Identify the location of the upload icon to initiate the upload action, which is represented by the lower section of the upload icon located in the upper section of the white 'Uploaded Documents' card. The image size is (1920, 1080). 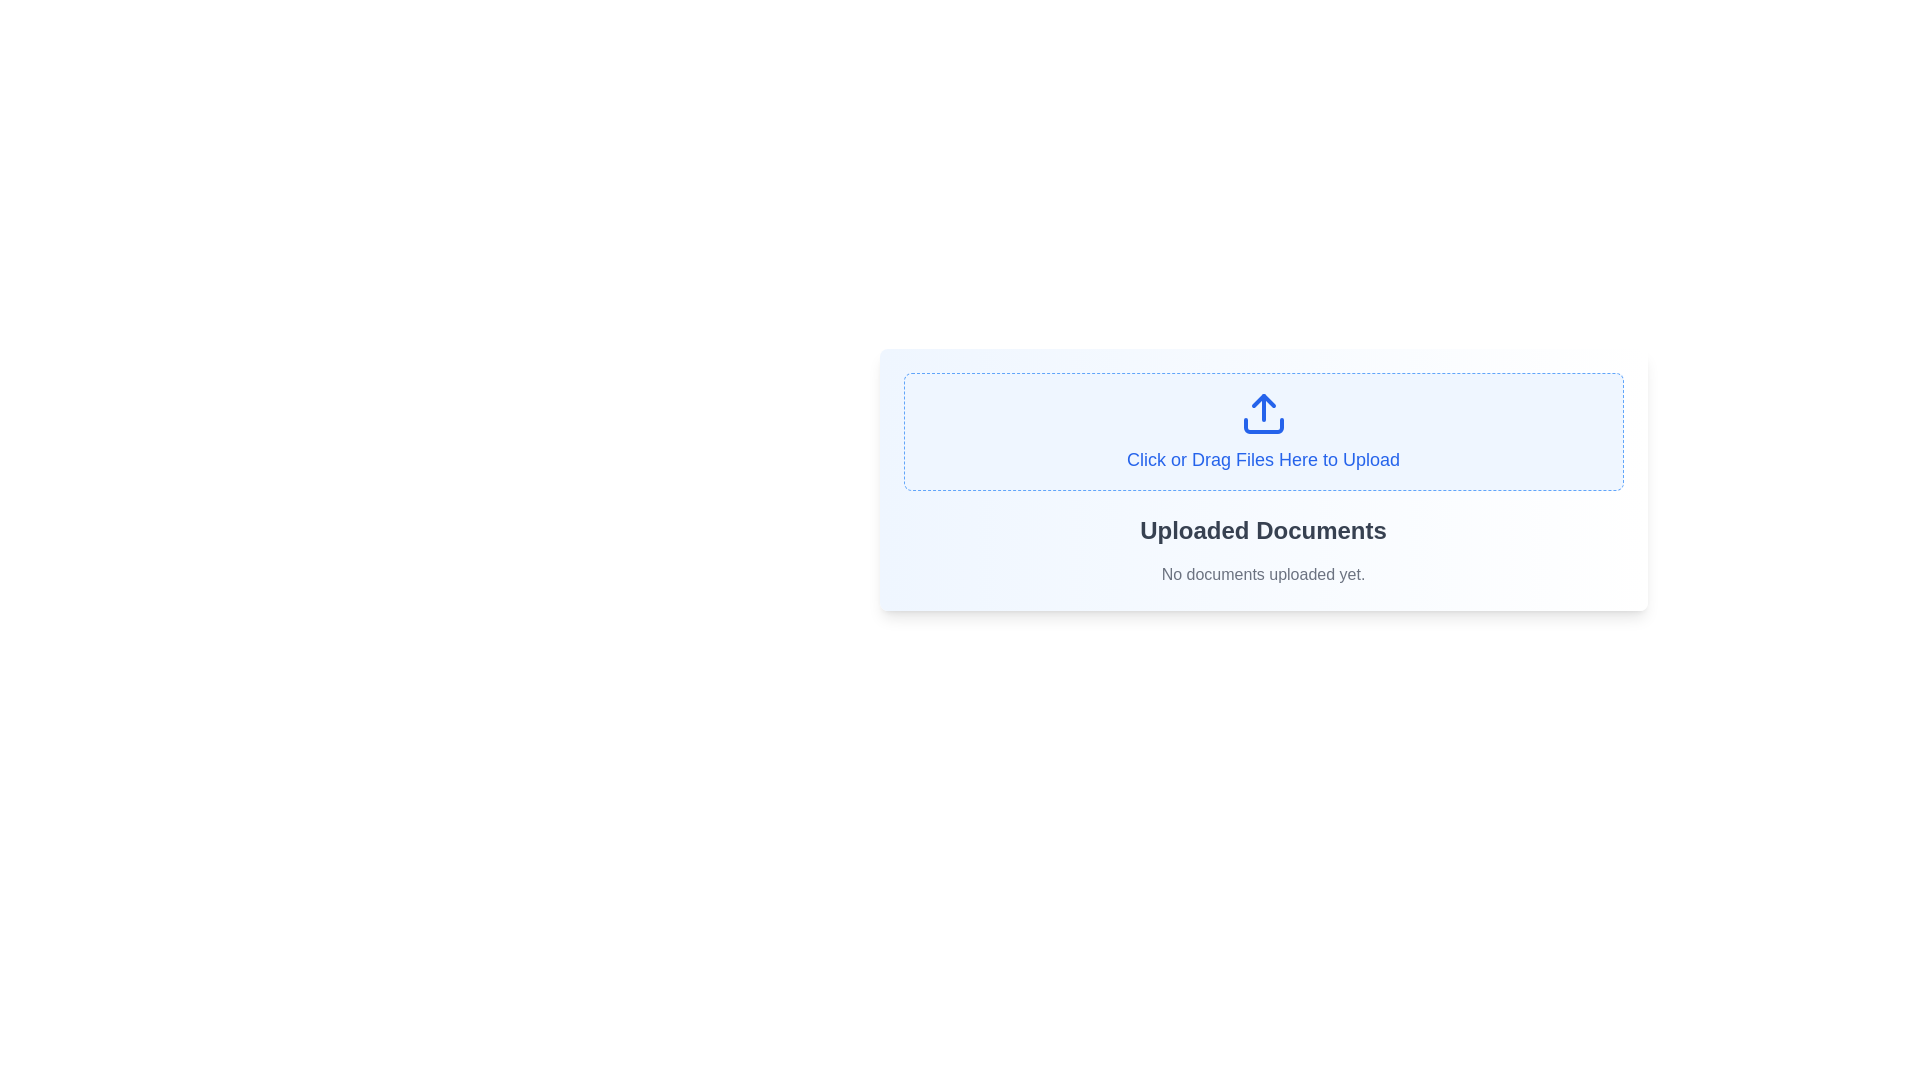
(1262, 424).